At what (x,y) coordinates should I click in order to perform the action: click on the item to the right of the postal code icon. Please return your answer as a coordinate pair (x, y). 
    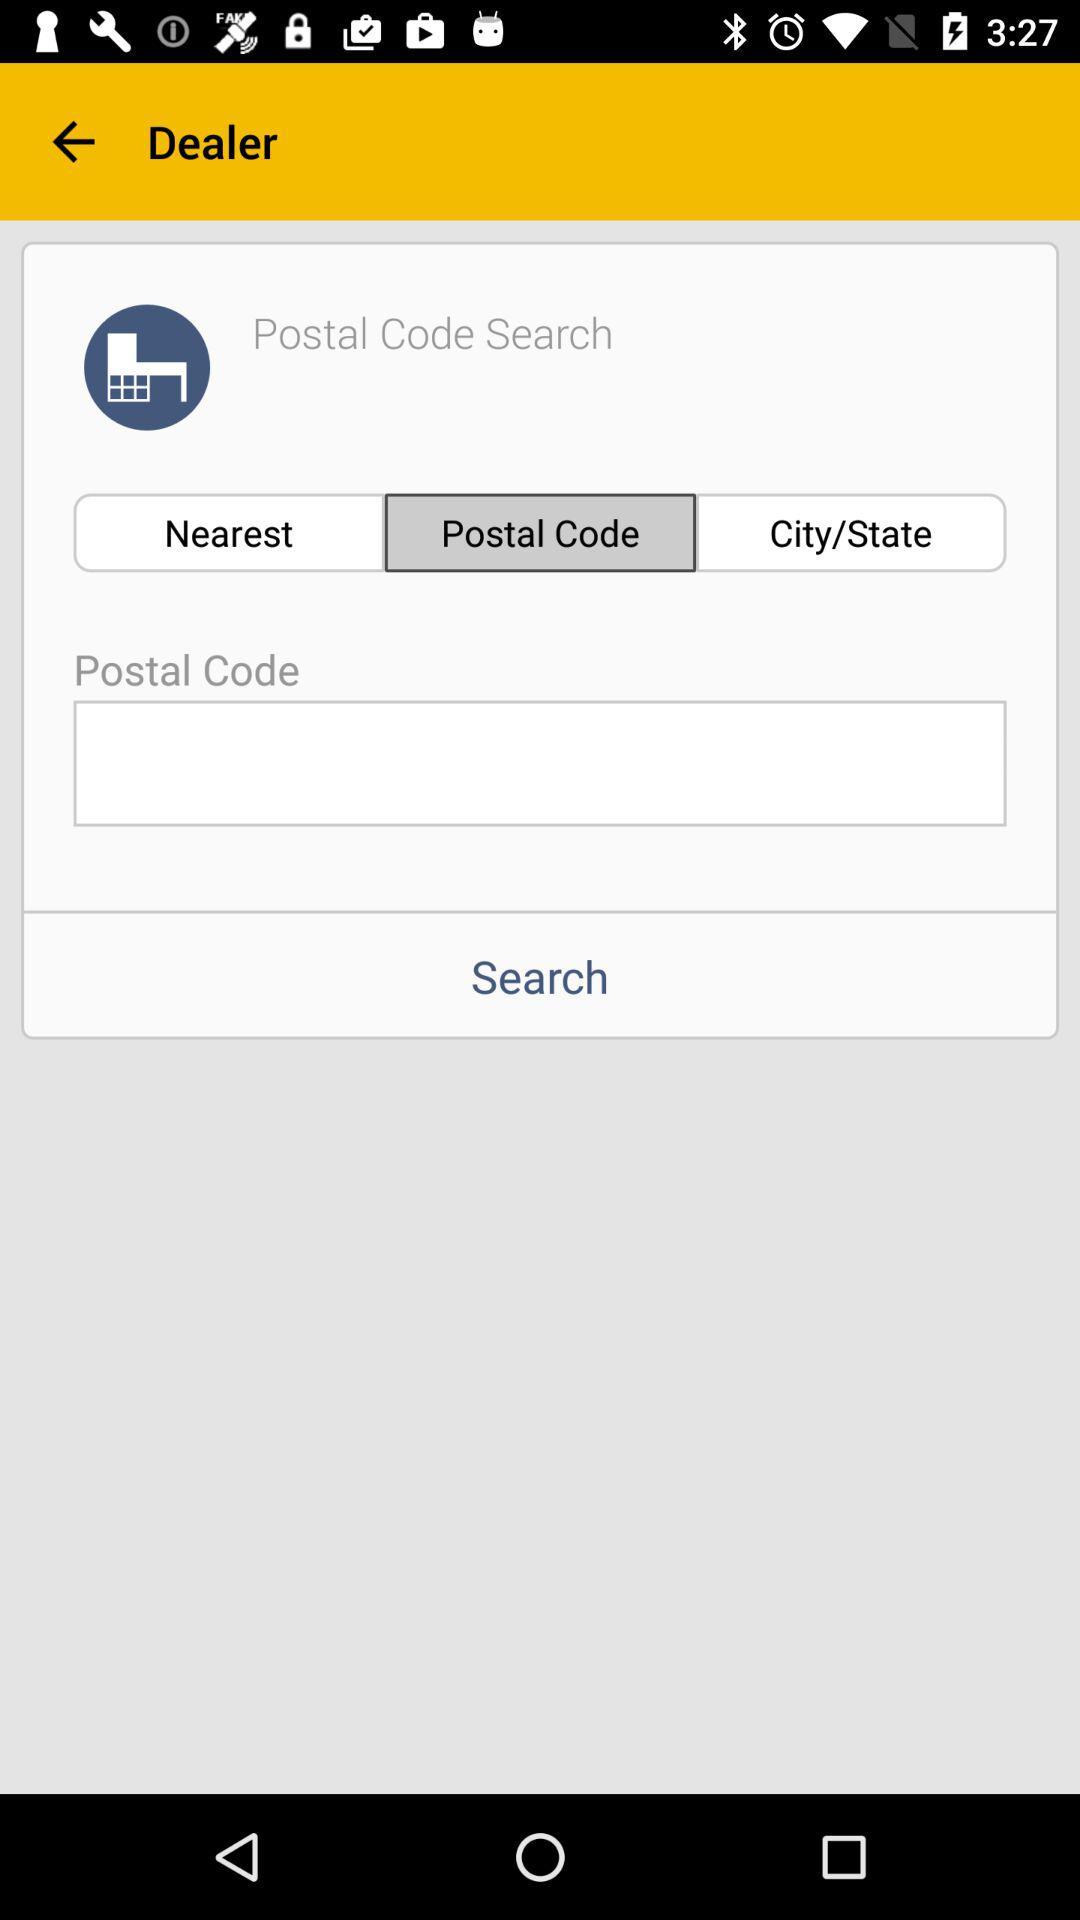
    Looking at the image, I should click on (851, 532).